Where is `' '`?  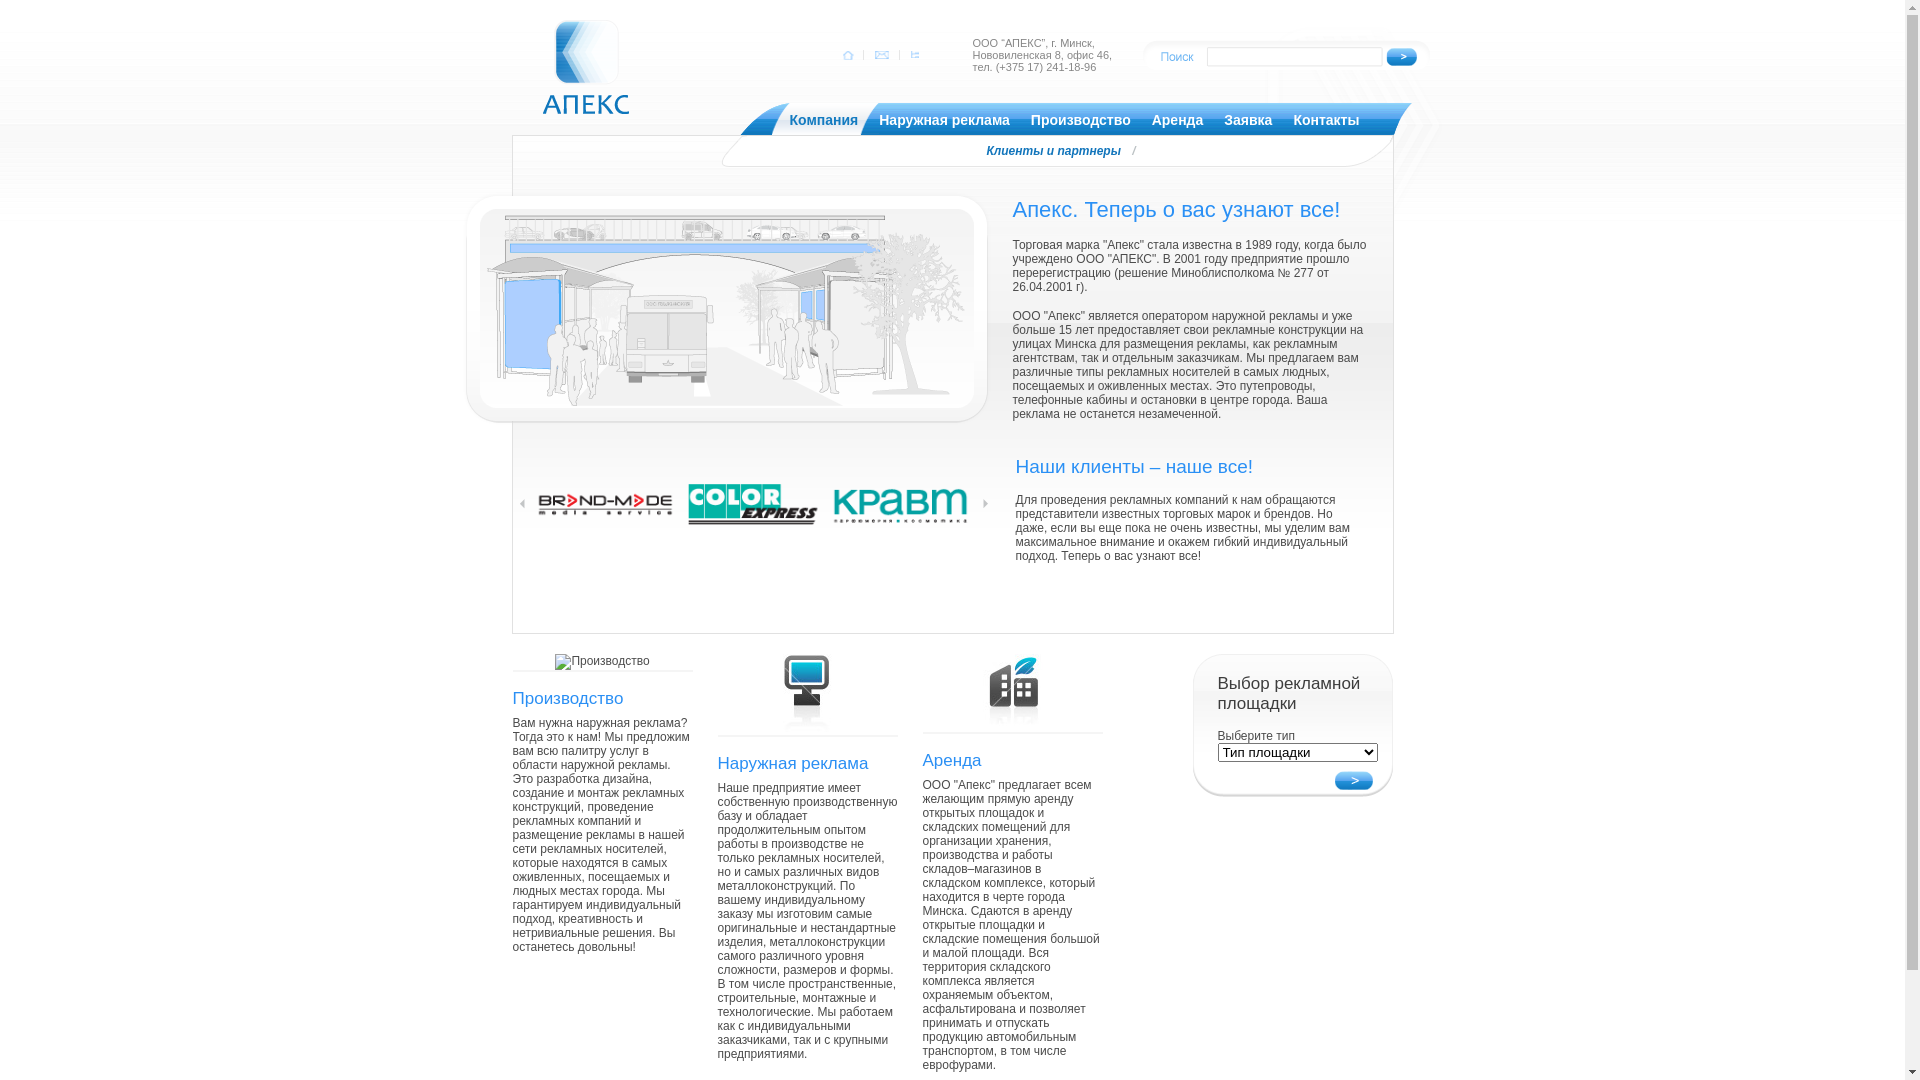
' ' is located at coordinates (911, 53).